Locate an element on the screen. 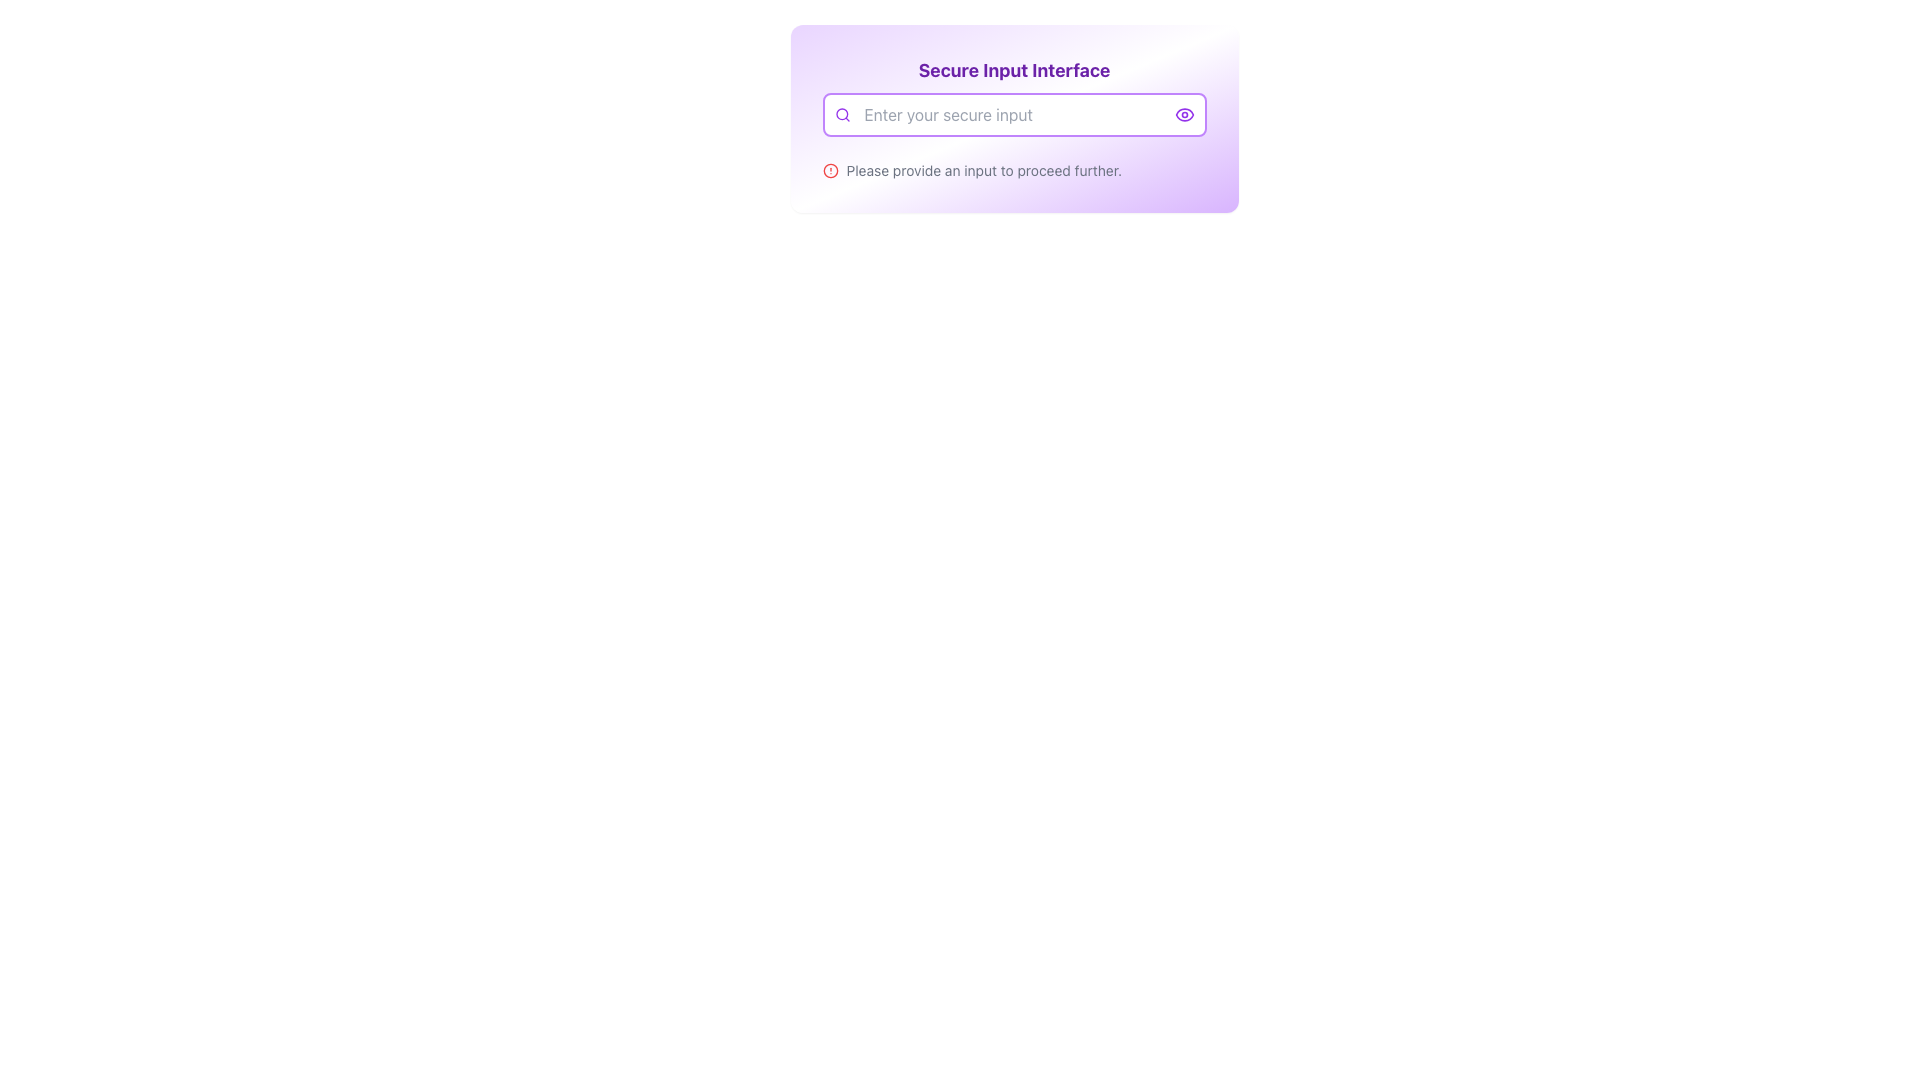 The width and height of the screenshot is (1920, 1080). the circular eye icon button with a purple outline located to the far right of the text input field is located at coordinates (1184, 115).